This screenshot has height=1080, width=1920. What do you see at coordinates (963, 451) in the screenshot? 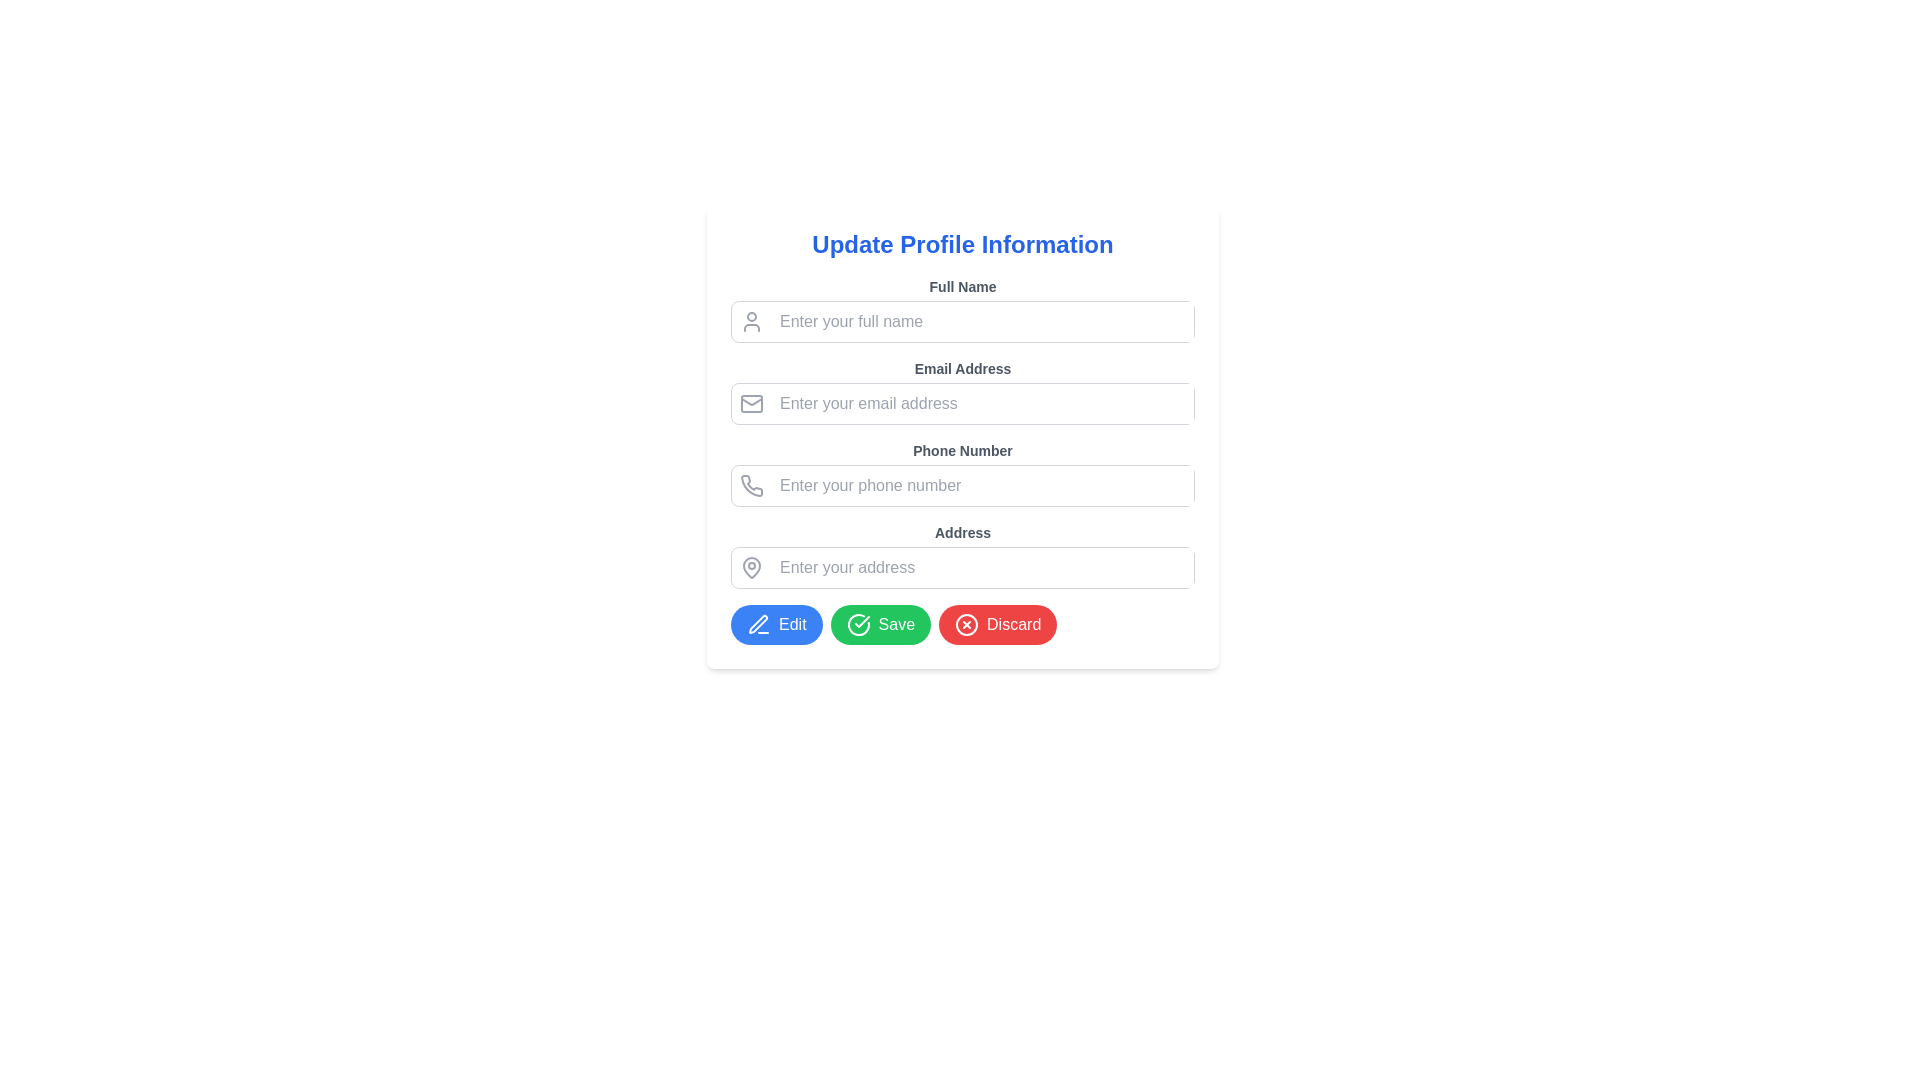
I see `the 'Phone Number' text label, which is prominently displayed in a bold and gray font, located within the 'Update Profile Information' form, directly above the phone number input field` at bounding box center [963, 451].